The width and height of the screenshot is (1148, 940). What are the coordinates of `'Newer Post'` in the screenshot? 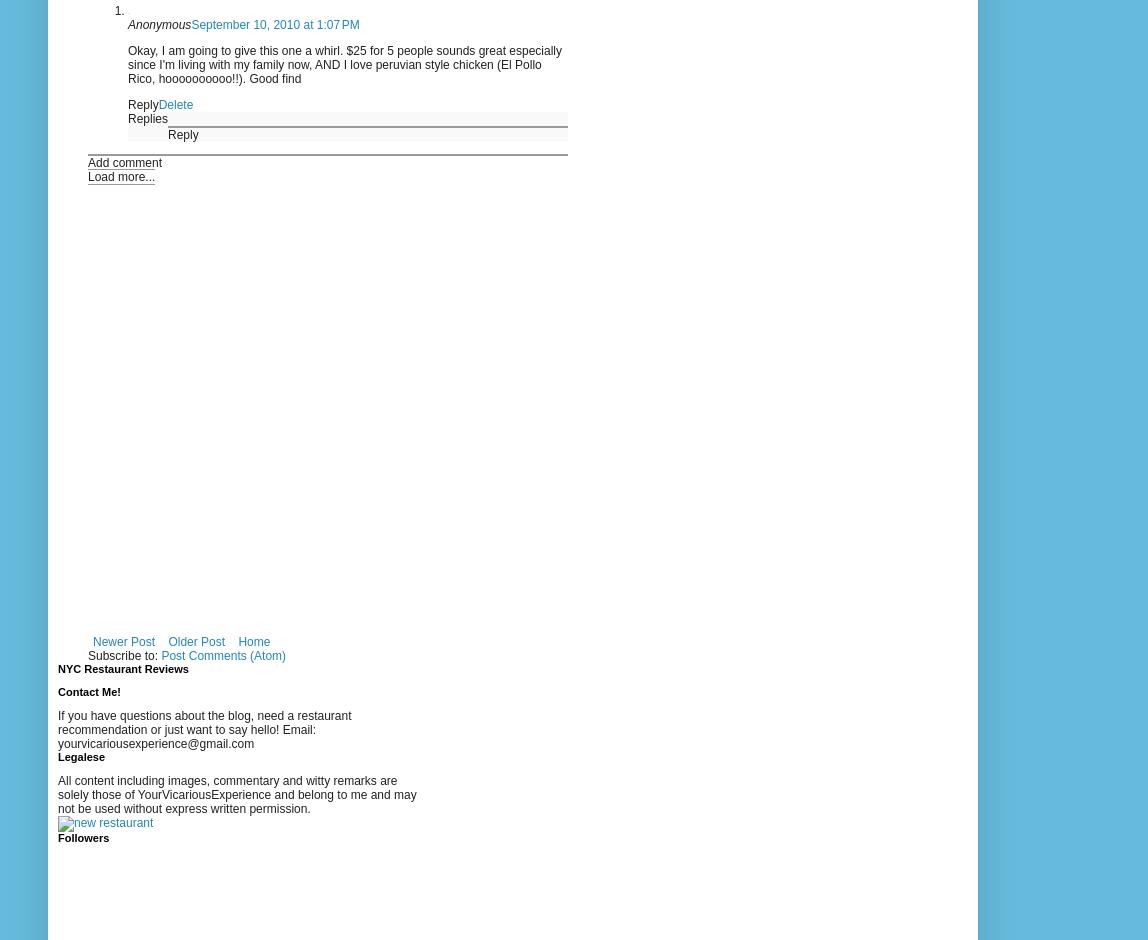 It's located at (92, 640).